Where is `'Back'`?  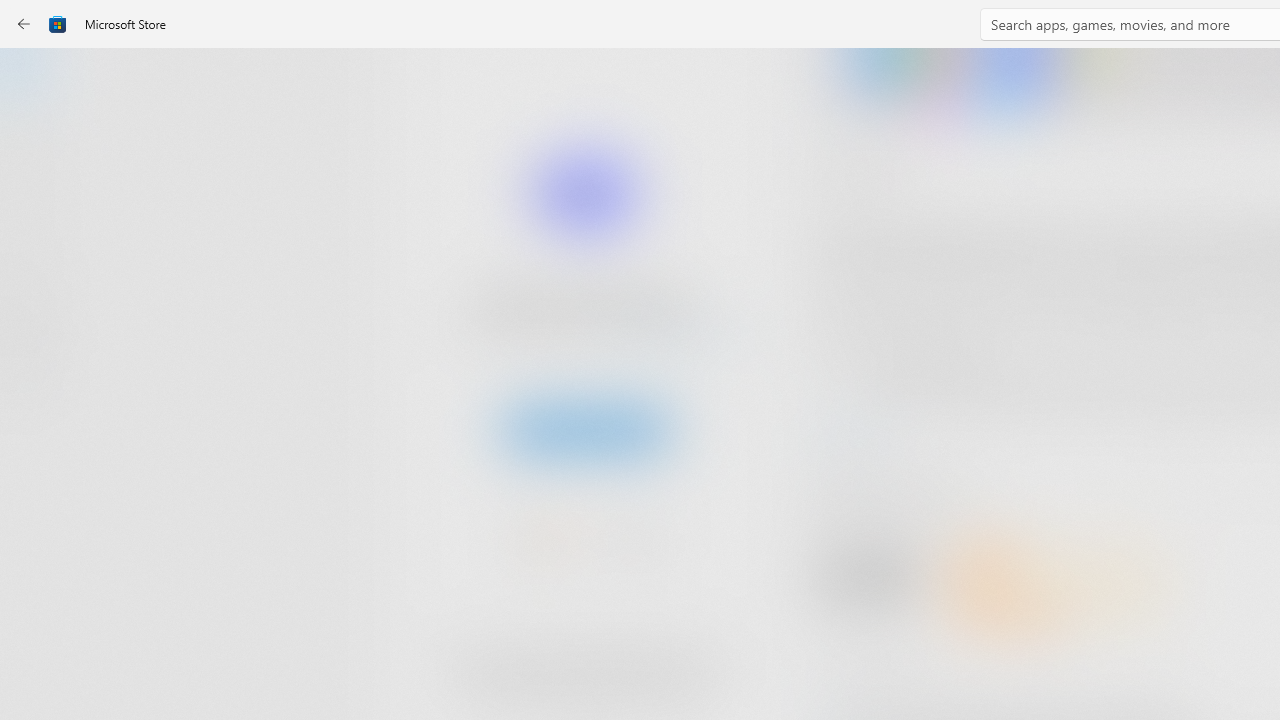
'Back' is located at coordinates (24, 24).